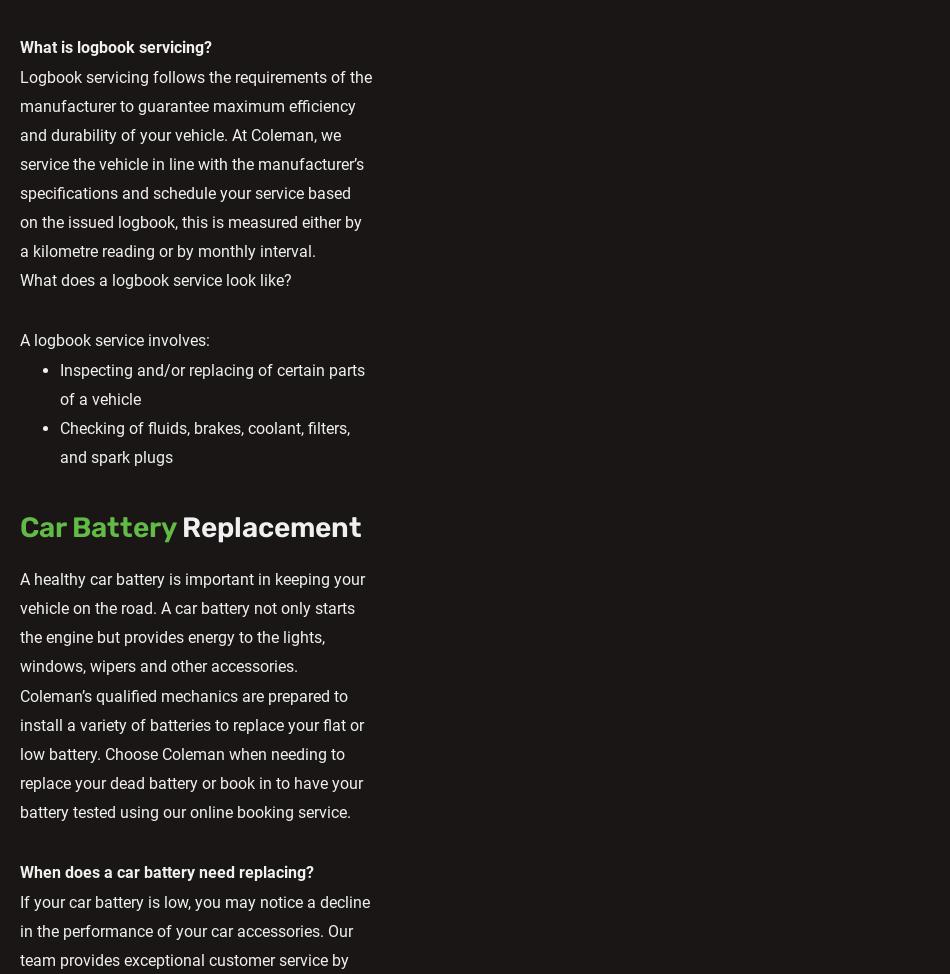 The height and width of the screenshot is (974, 950). What do you see at coordinates (155, 279) in the screenshot?
I see `'What does a logbook service look like?'` at bounding box center [155, 279].